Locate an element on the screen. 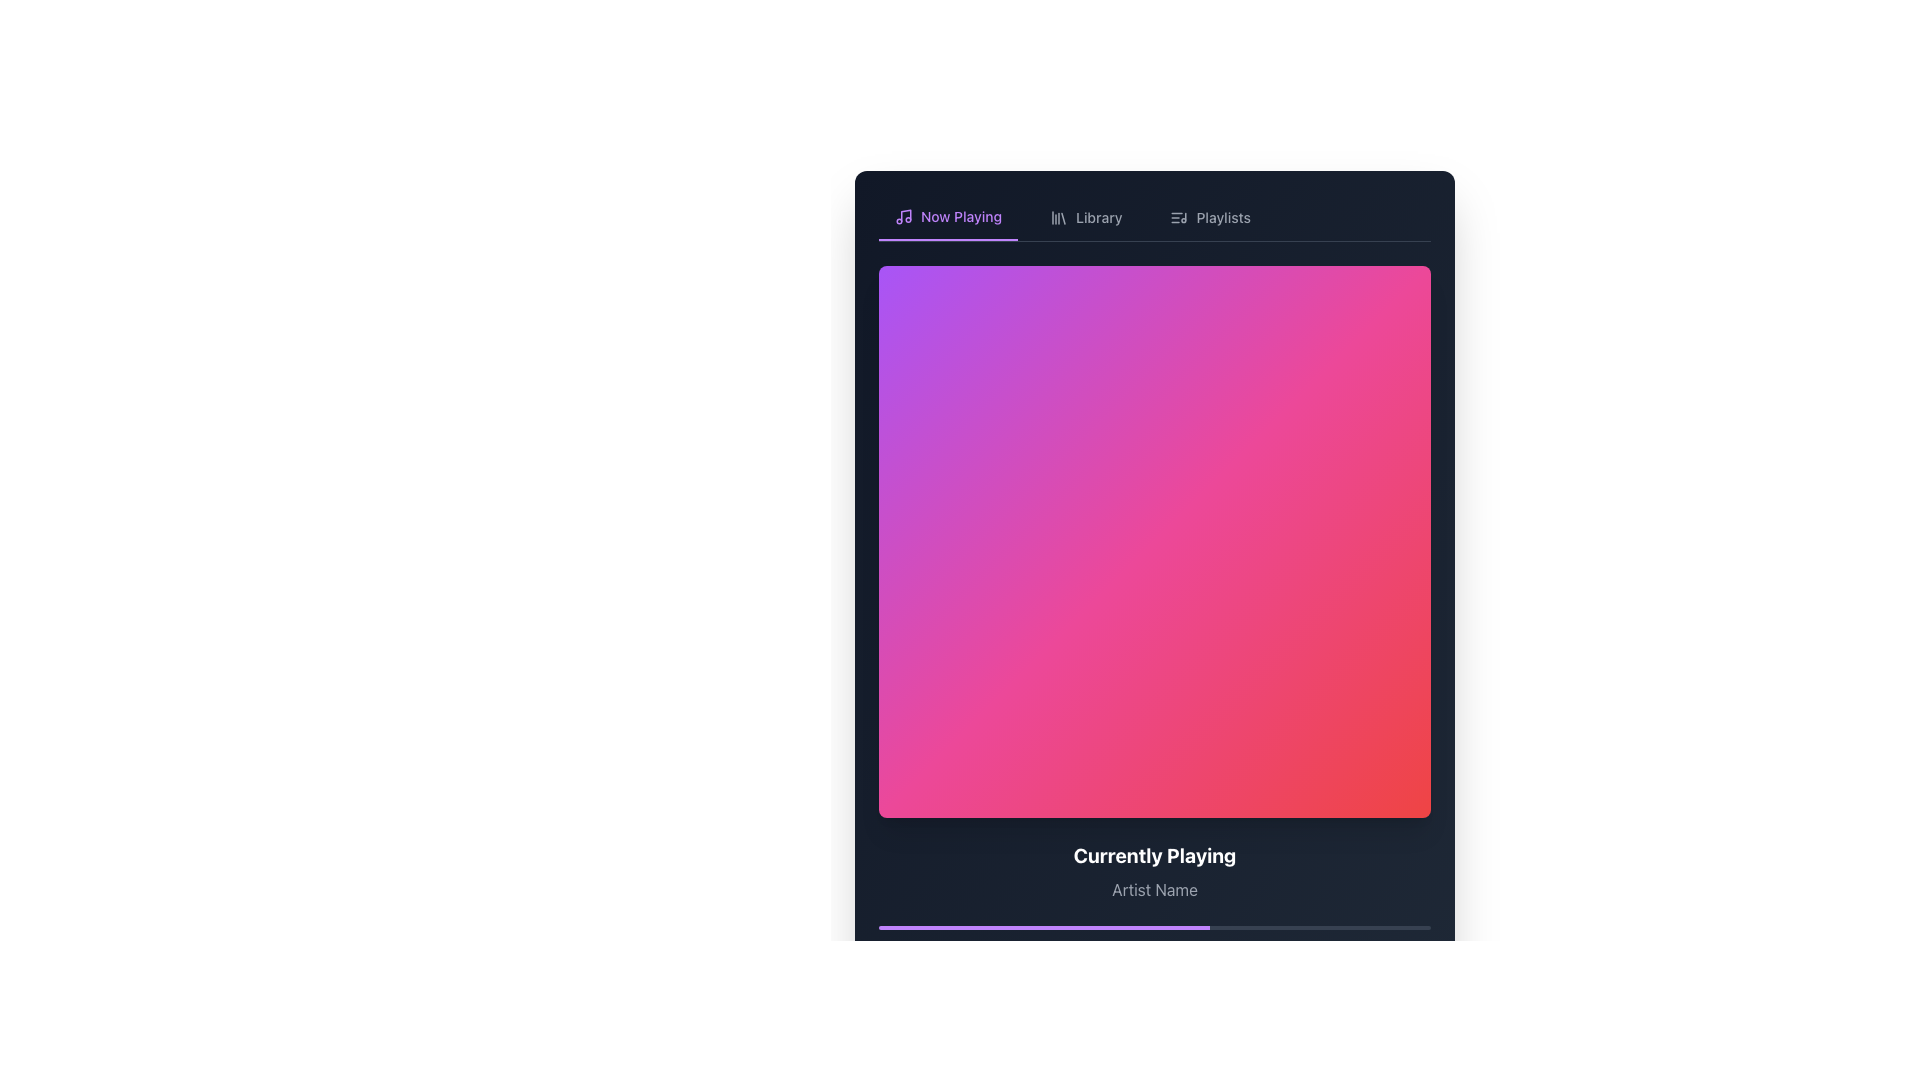 This screenshot has width=1920, height=1080. the 'Artist Name' text label, which is located directly below the 'Currently Playing' header in the middle section of the interface is located at coordinates (1155, 889).